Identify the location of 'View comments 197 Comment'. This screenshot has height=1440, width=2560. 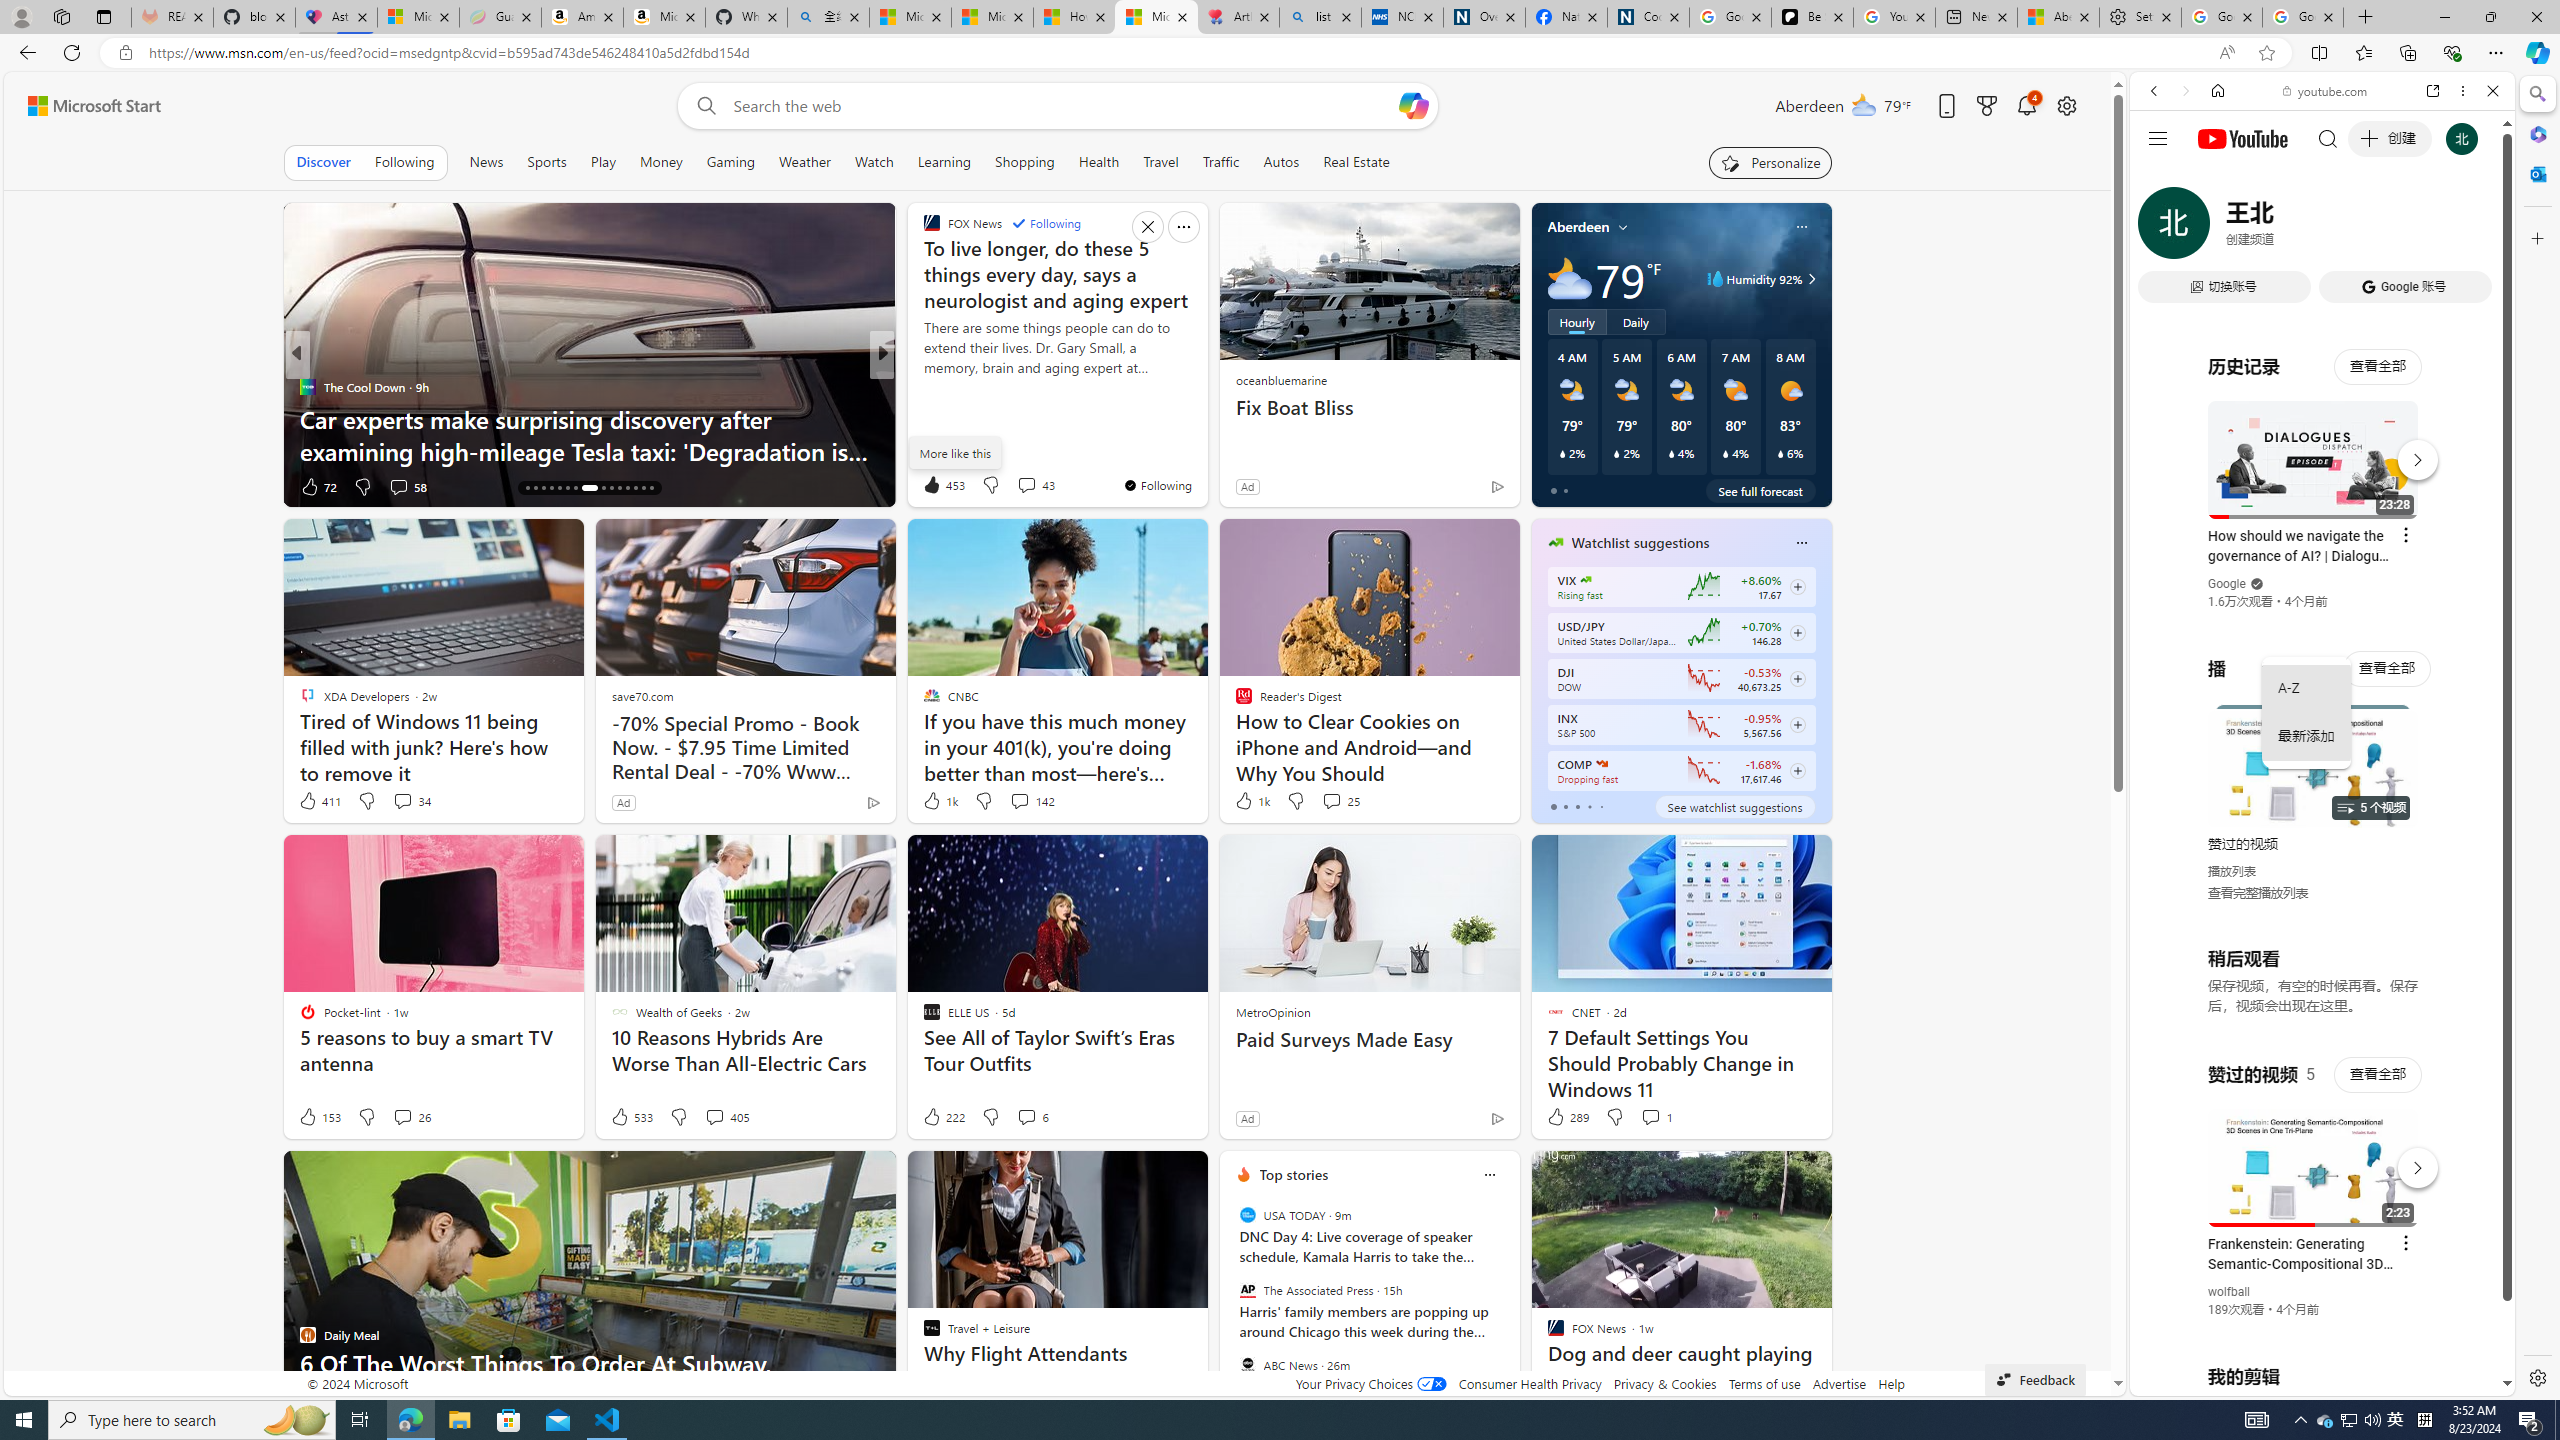
(1031, 486).